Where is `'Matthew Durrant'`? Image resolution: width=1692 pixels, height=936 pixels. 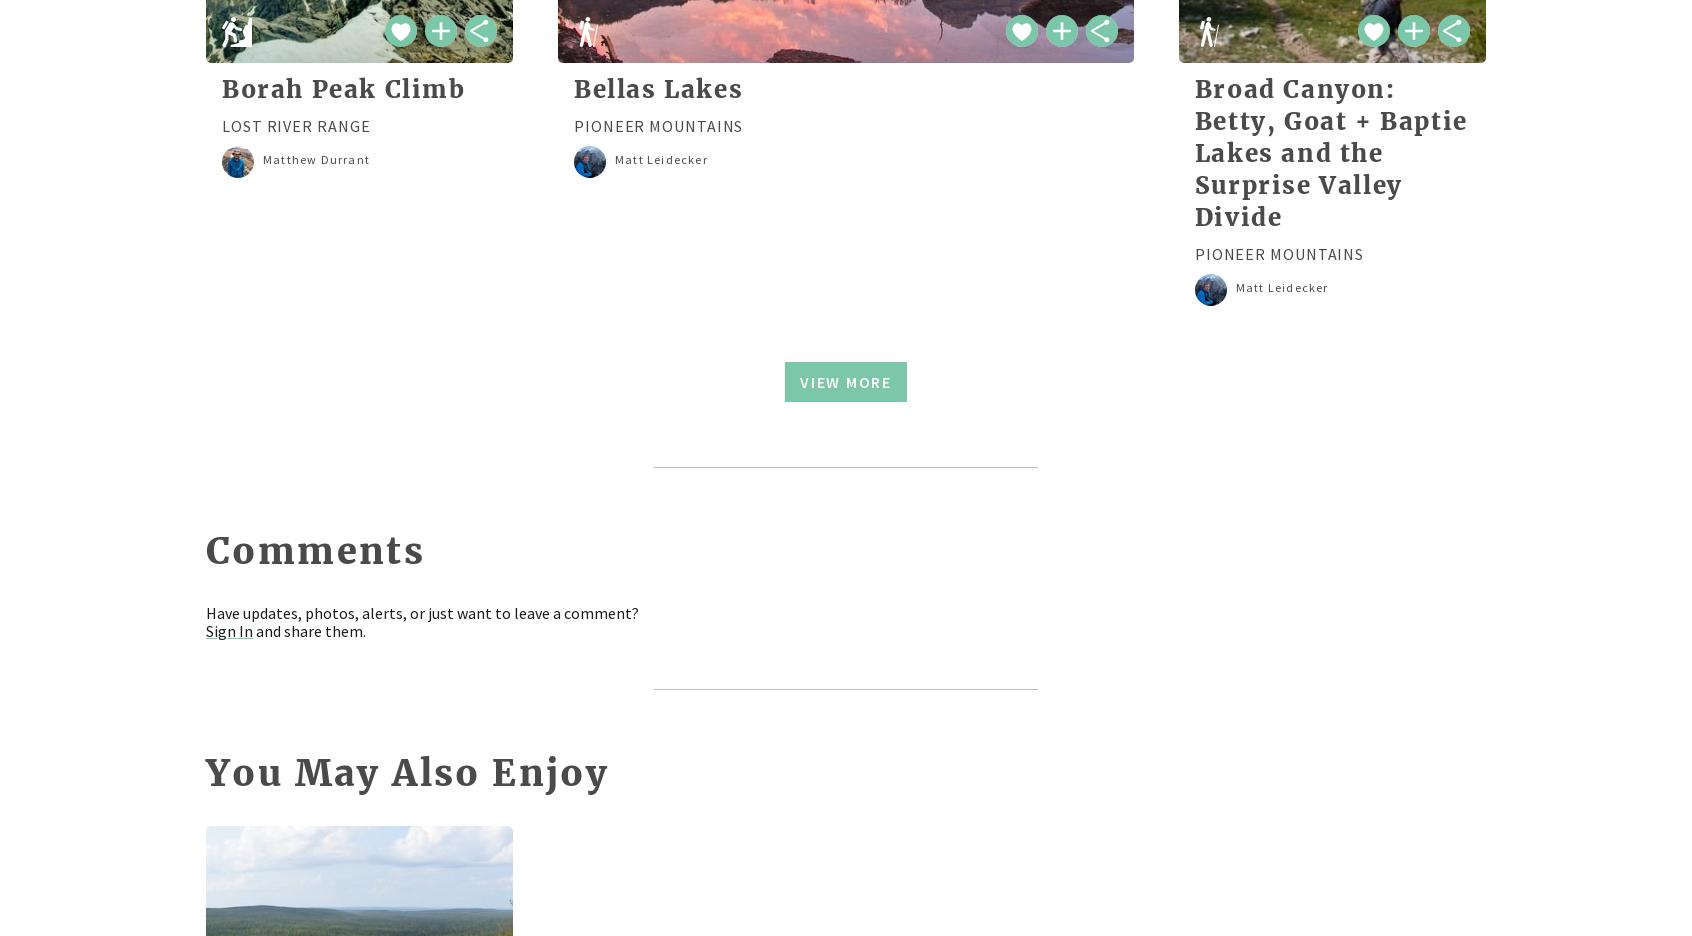
'Matthew Durrant' is located at coordinates (315, 158).